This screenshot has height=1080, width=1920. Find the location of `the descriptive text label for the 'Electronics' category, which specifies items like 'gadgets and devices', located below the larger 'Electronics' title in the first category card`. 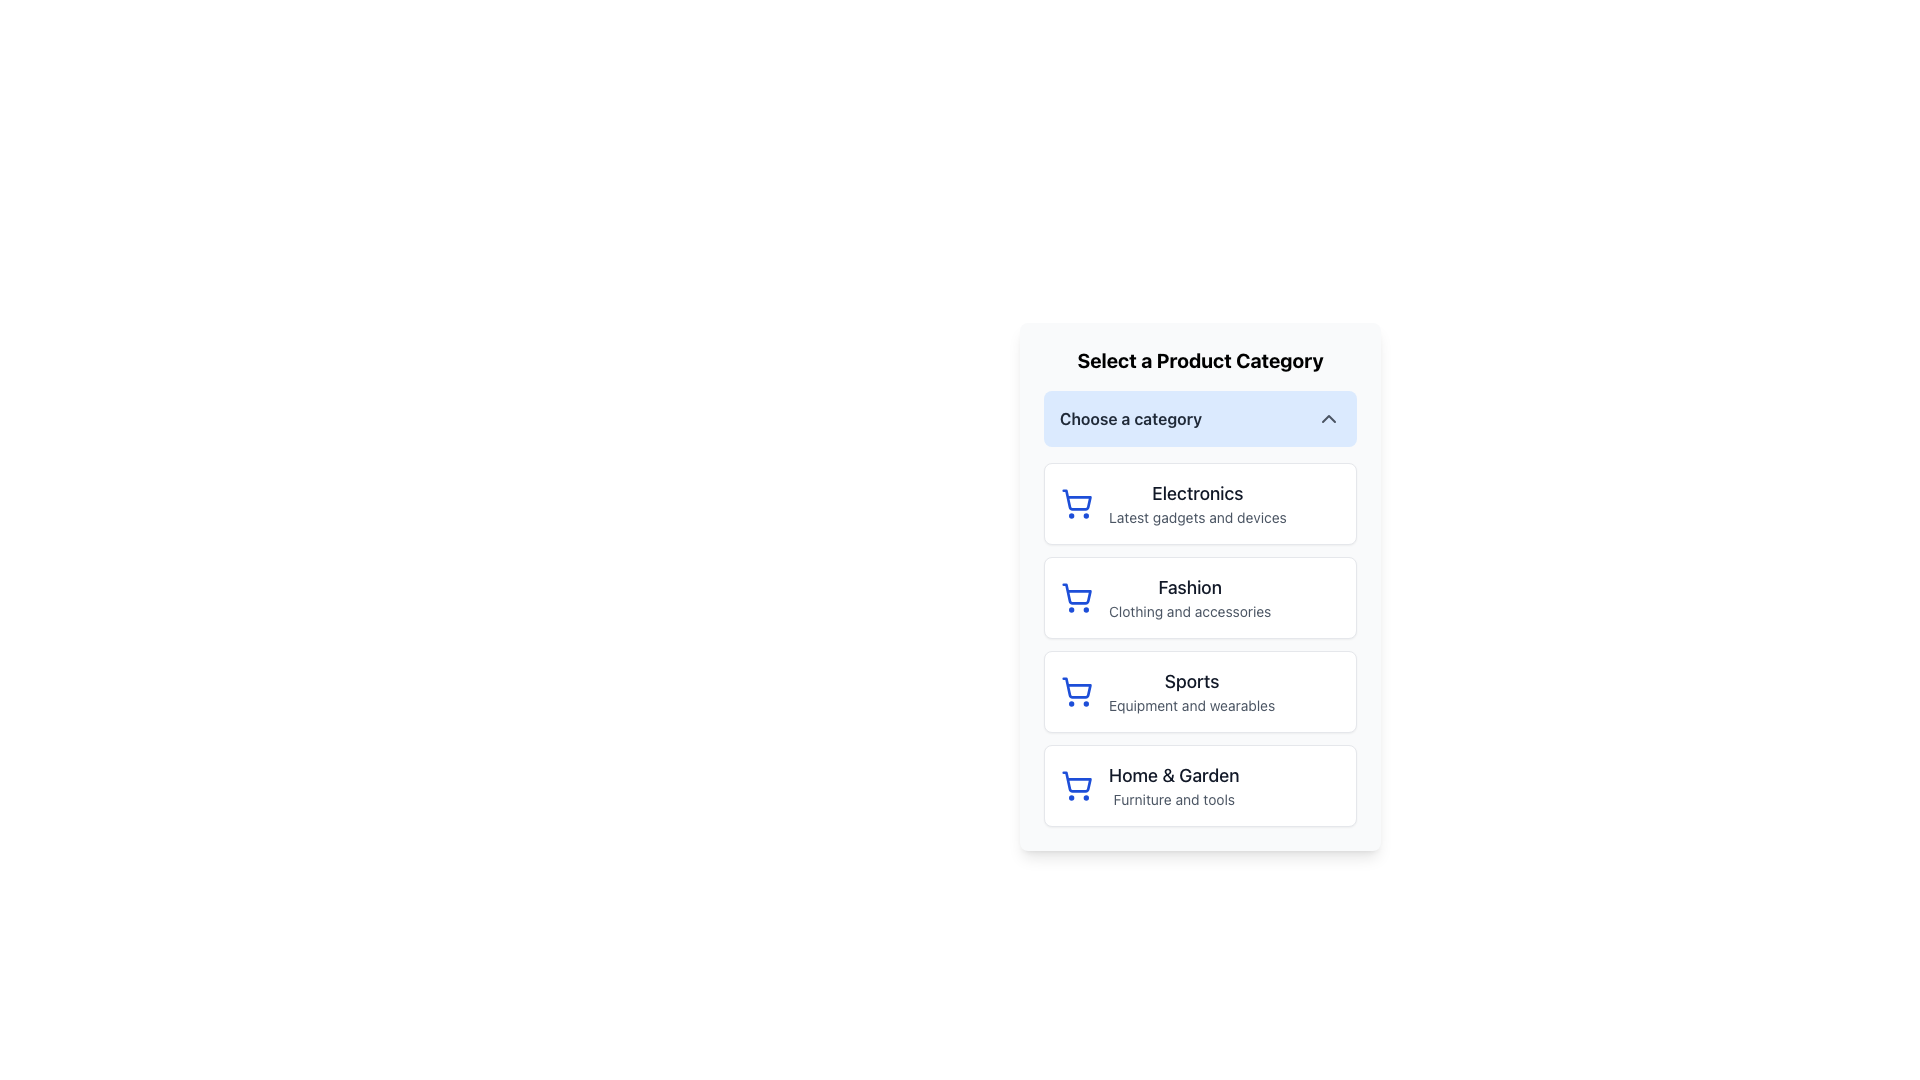

the descriptive text label for the 'Electronics' category, which specifies items like 'gadgets and devices', located below the larger 'Electronics' title in the first category card is located at coordinates (1197, 516).